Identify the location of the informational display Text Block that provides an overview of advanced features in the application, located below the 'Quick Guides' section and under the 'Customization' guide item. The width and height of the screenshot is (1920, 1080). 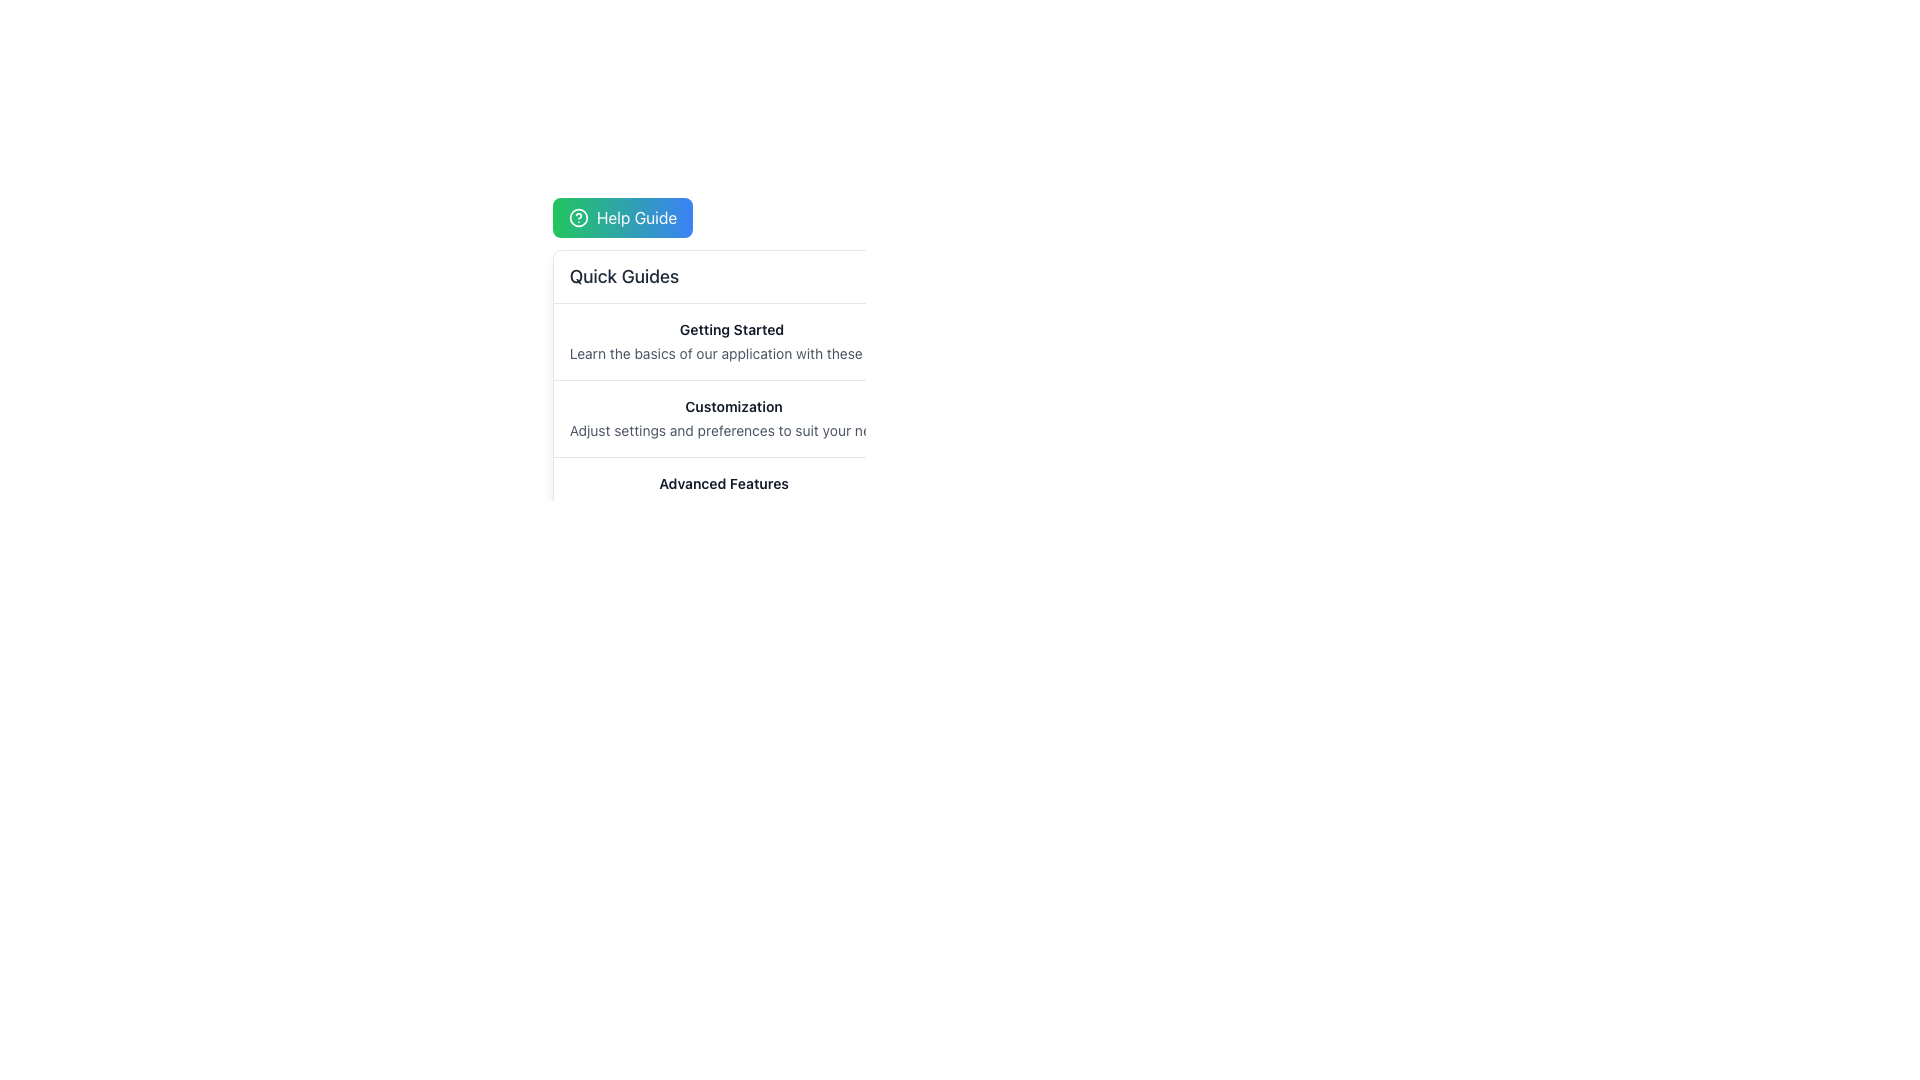
(723, 495).